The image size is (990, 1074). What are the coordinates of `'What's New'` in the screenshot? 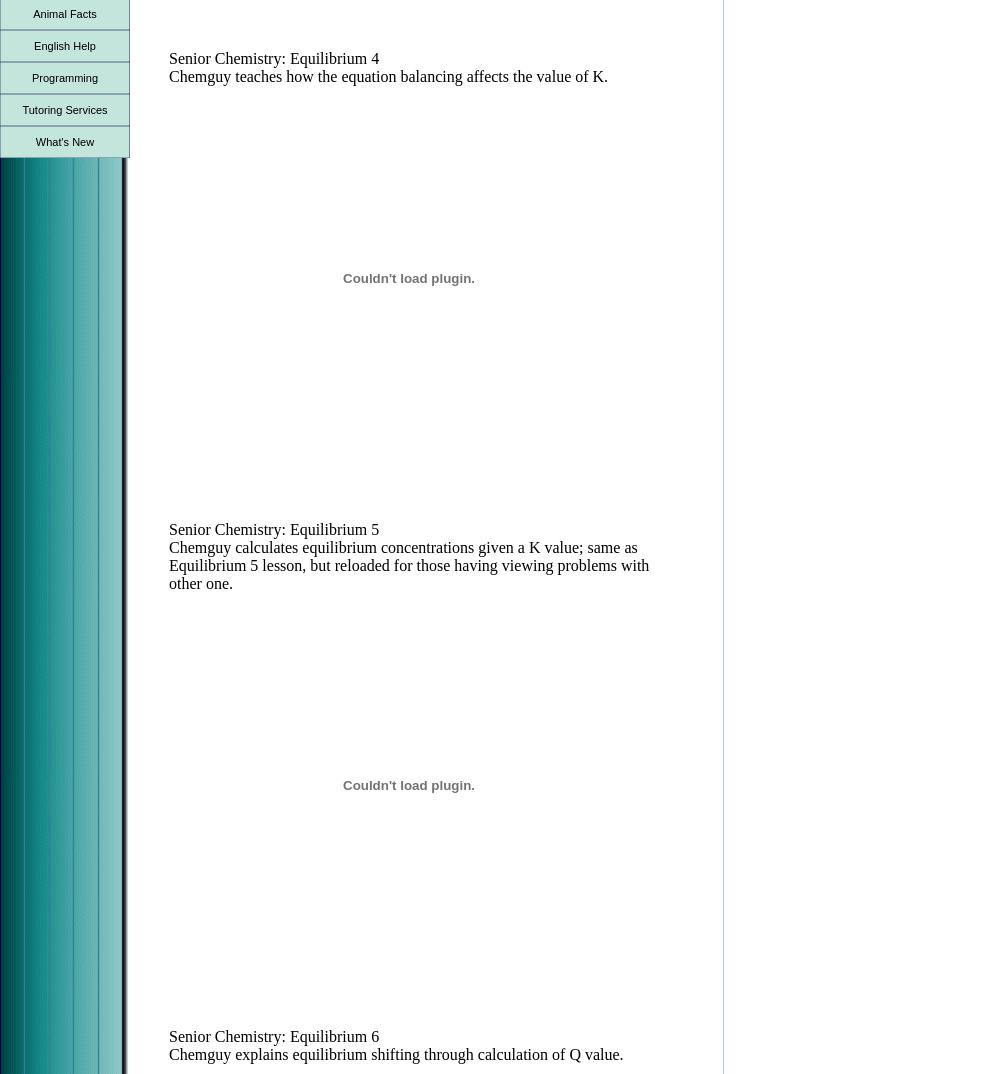 It's located at (64, 140).